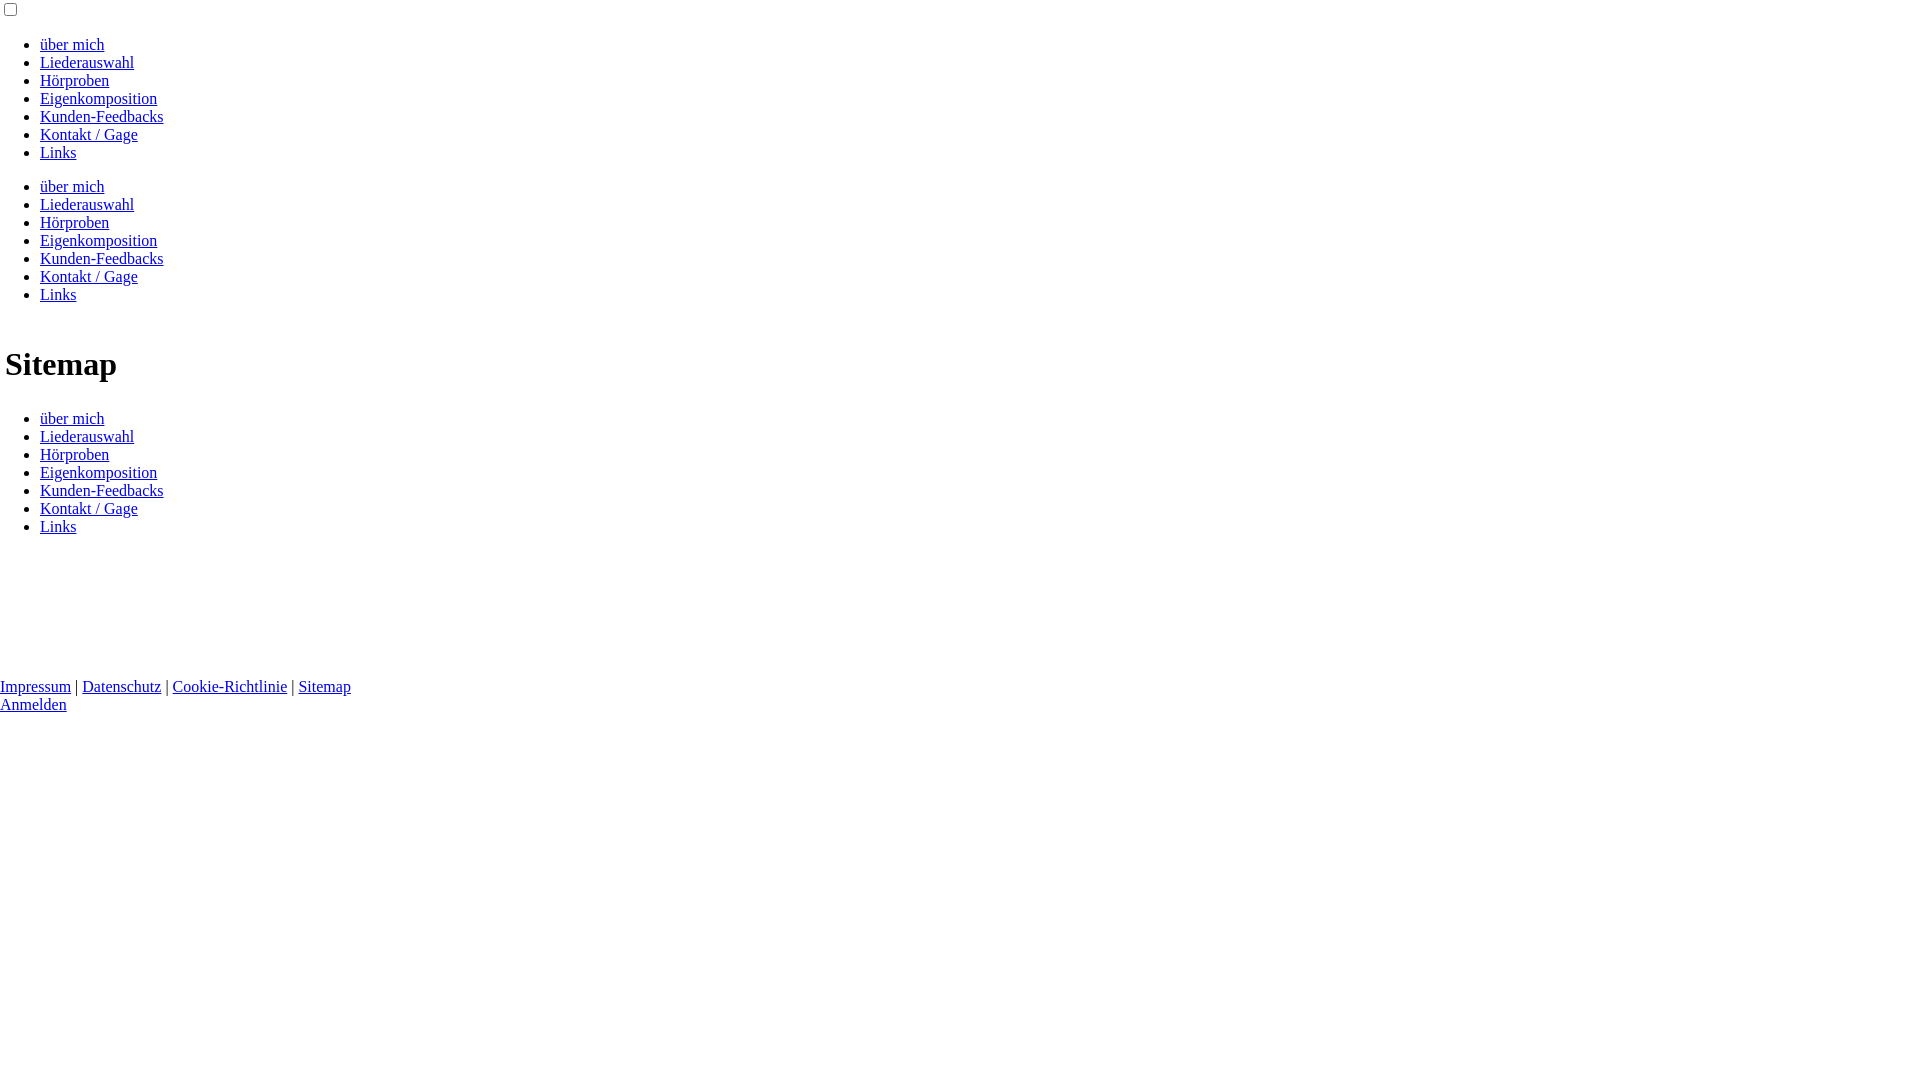 This screenshot has width=1920, height=1080. What do you see at coordinates (97, 472) in the screenshot?
I see `'Eigenkomposition'` at bounding box center [97, 472].